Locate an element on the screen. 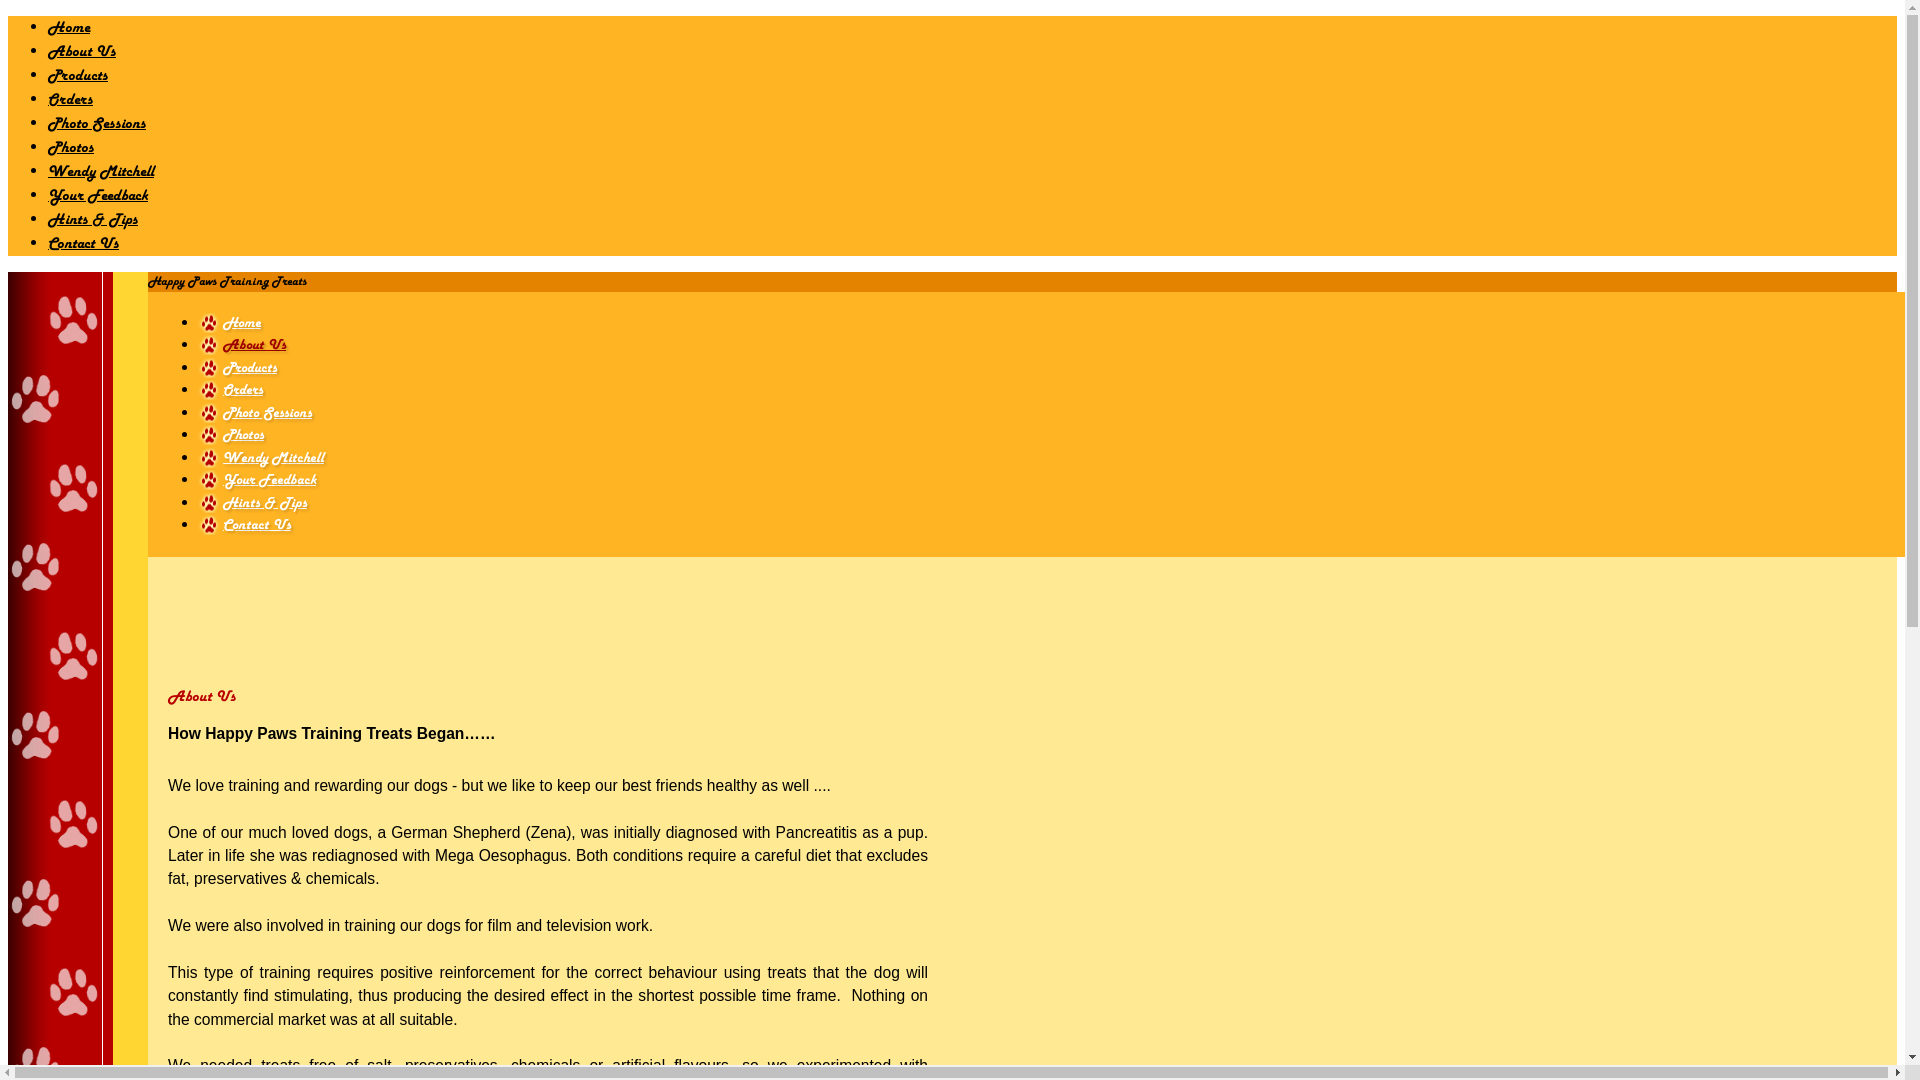  'Your Feedback' is located at coordinates (96, 195).